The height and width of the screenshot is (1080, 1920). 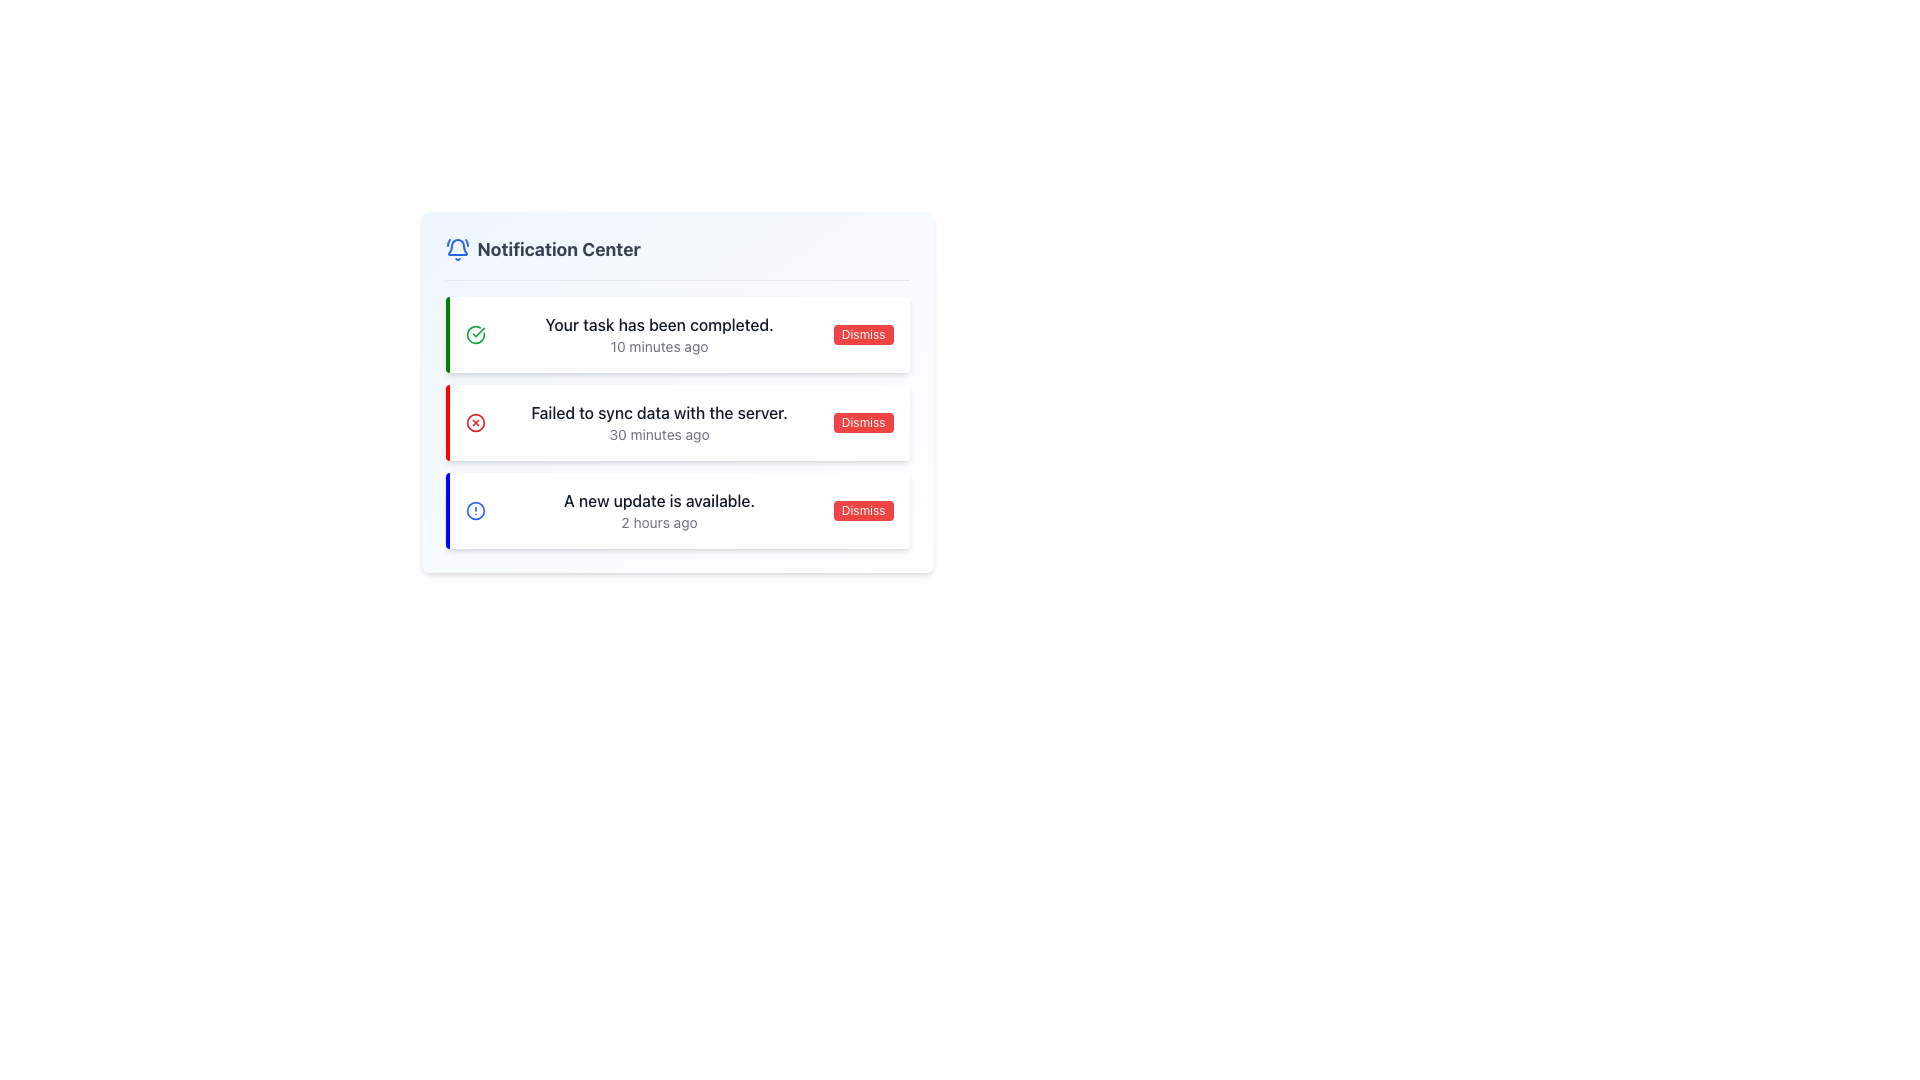 What do you see at coordinates (456, 249) in the screenshot?
I see `the notification icon located in the upper left corner of the Notification Center` at bounding box center [456, 249].